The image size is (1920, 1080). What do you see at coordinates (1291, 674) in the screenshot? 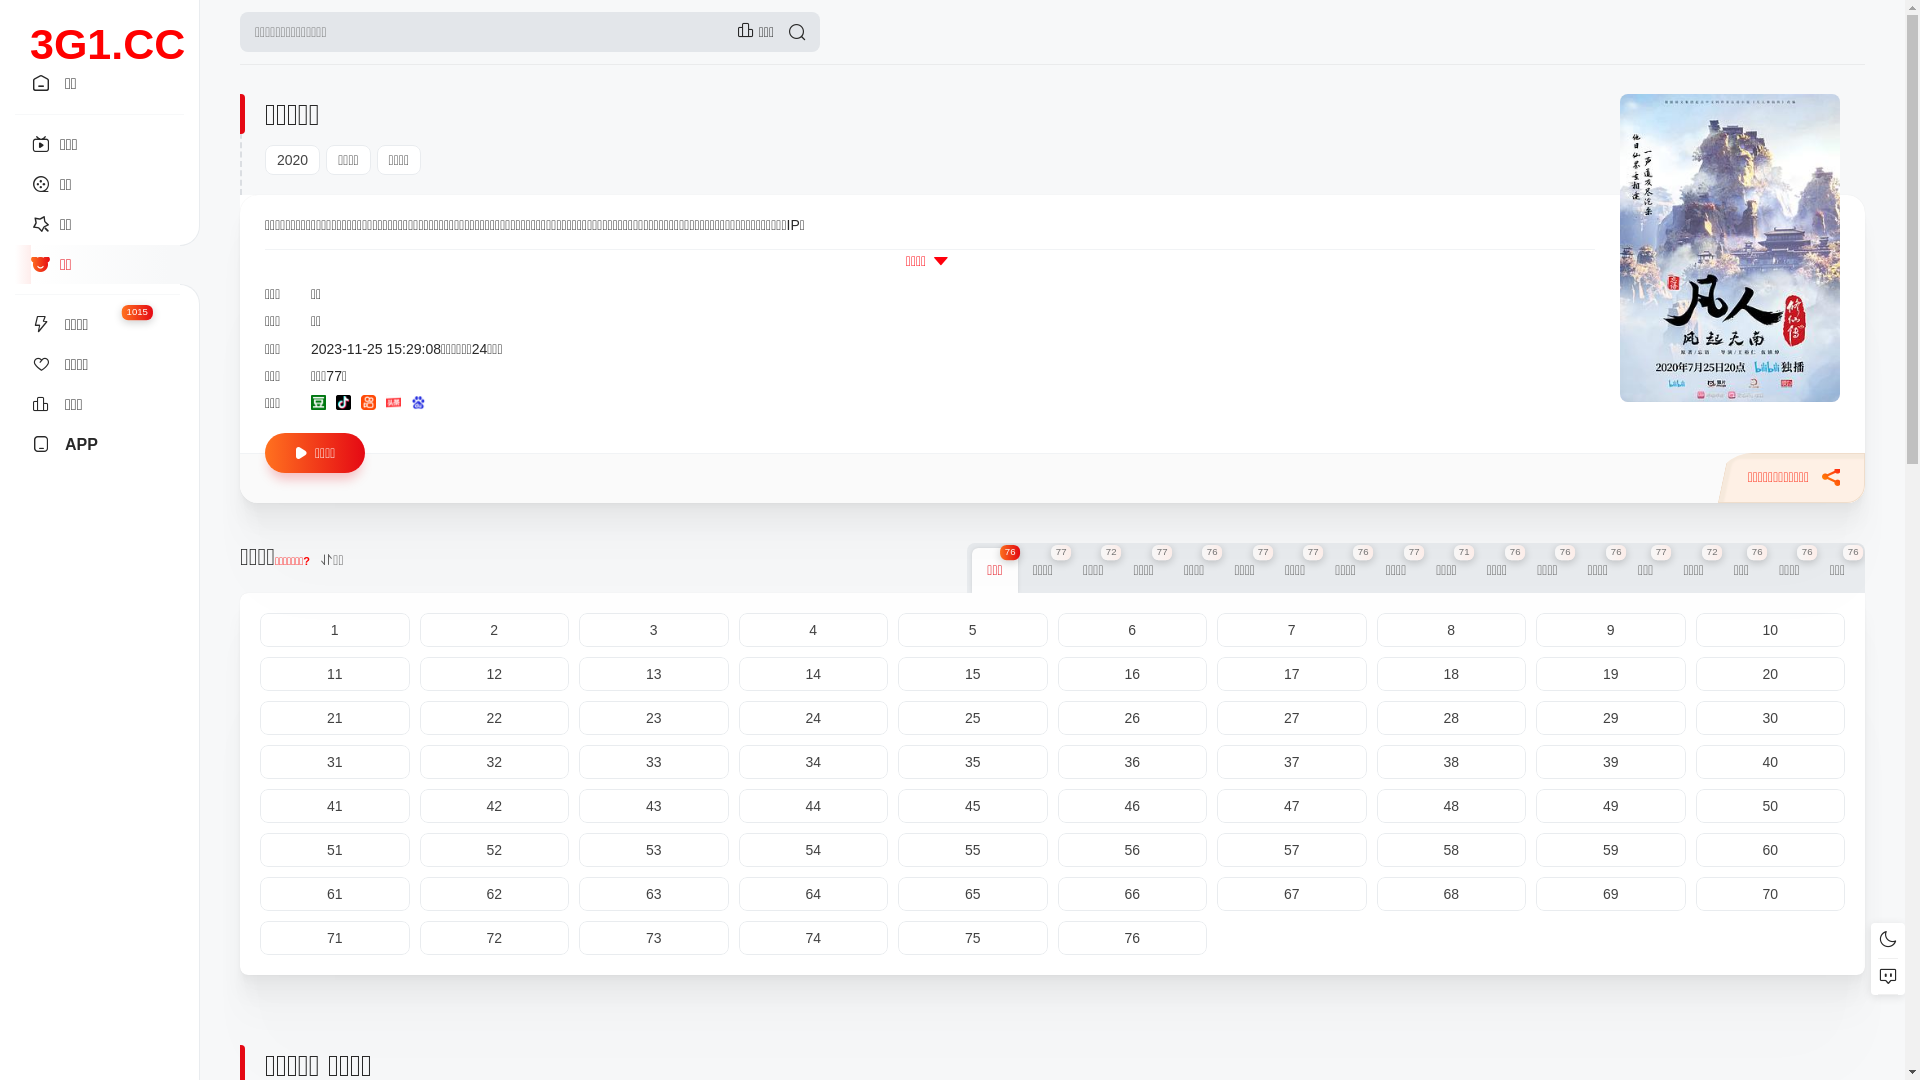
I see `'17'` at bounding box center [1291, 674].